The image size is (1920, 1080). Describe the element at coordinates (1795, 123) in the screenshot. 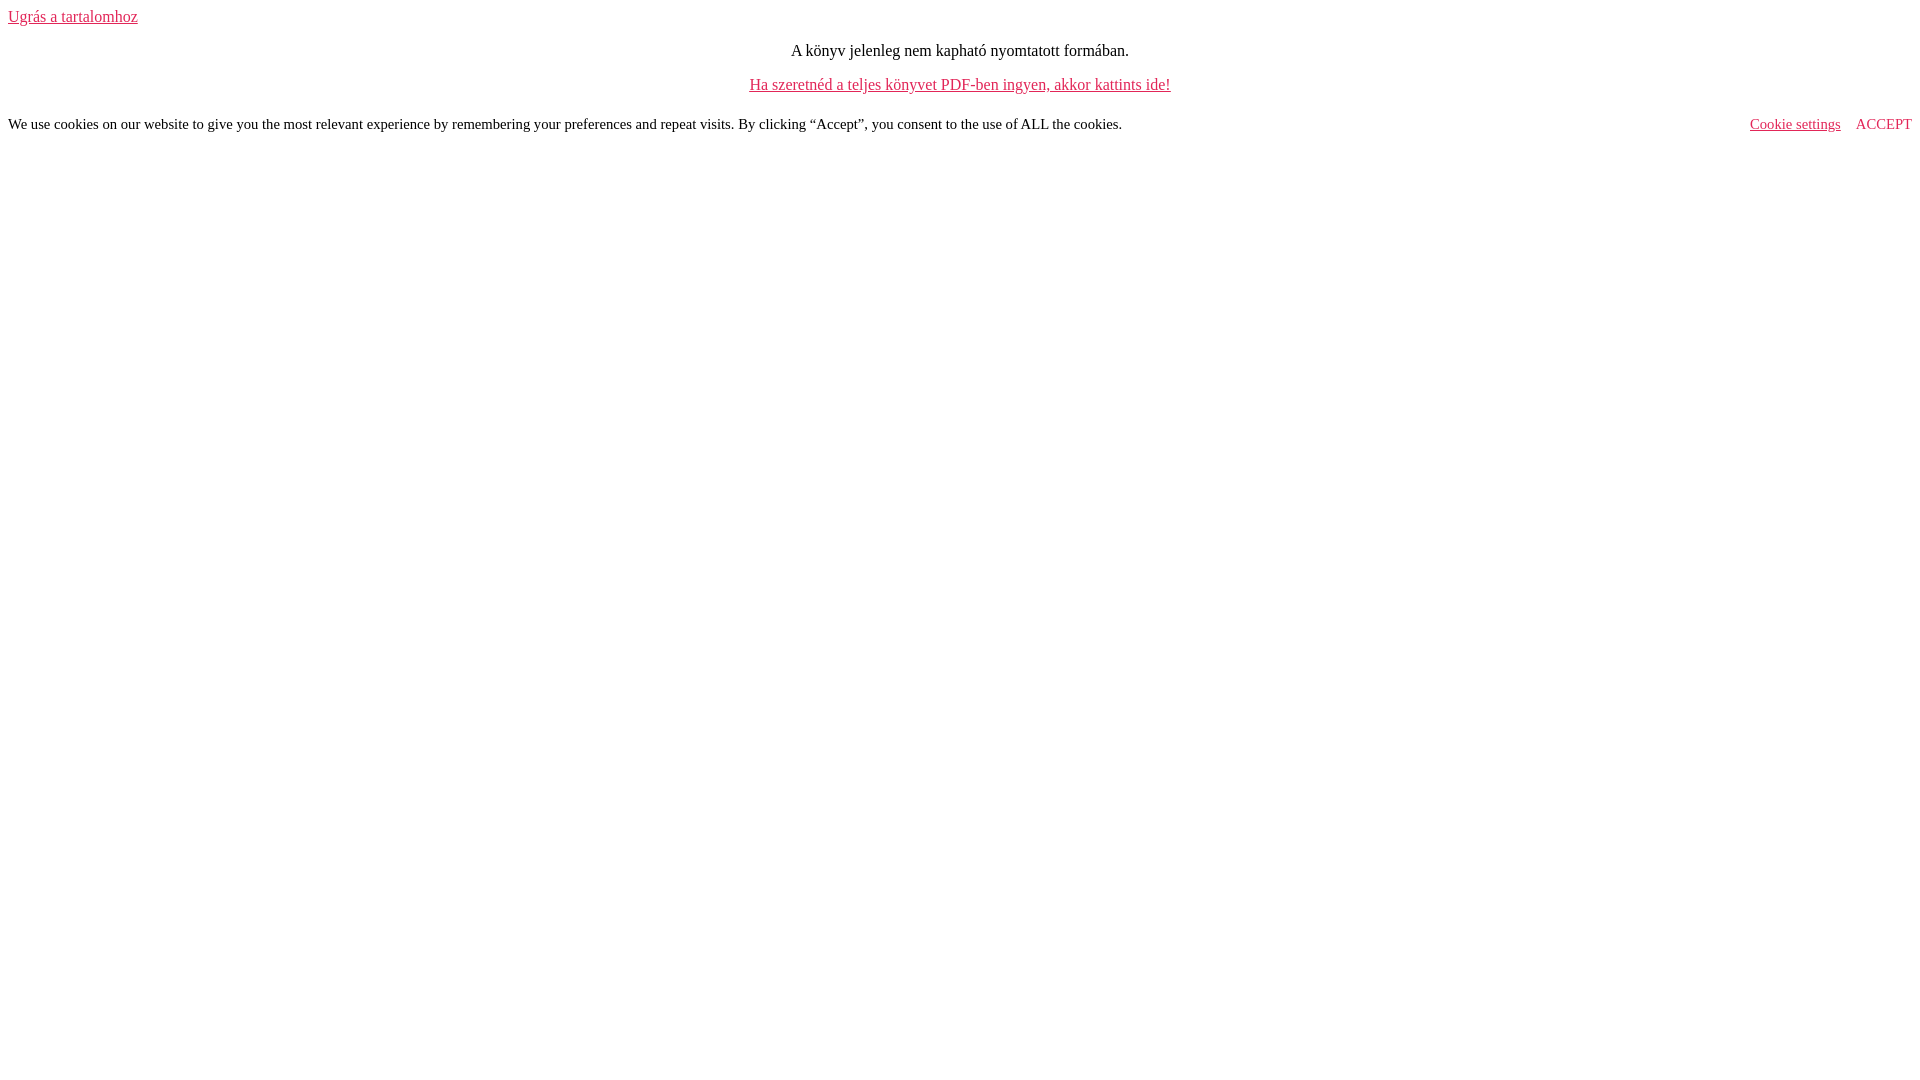

I see `'Cookie settings'` at that location.